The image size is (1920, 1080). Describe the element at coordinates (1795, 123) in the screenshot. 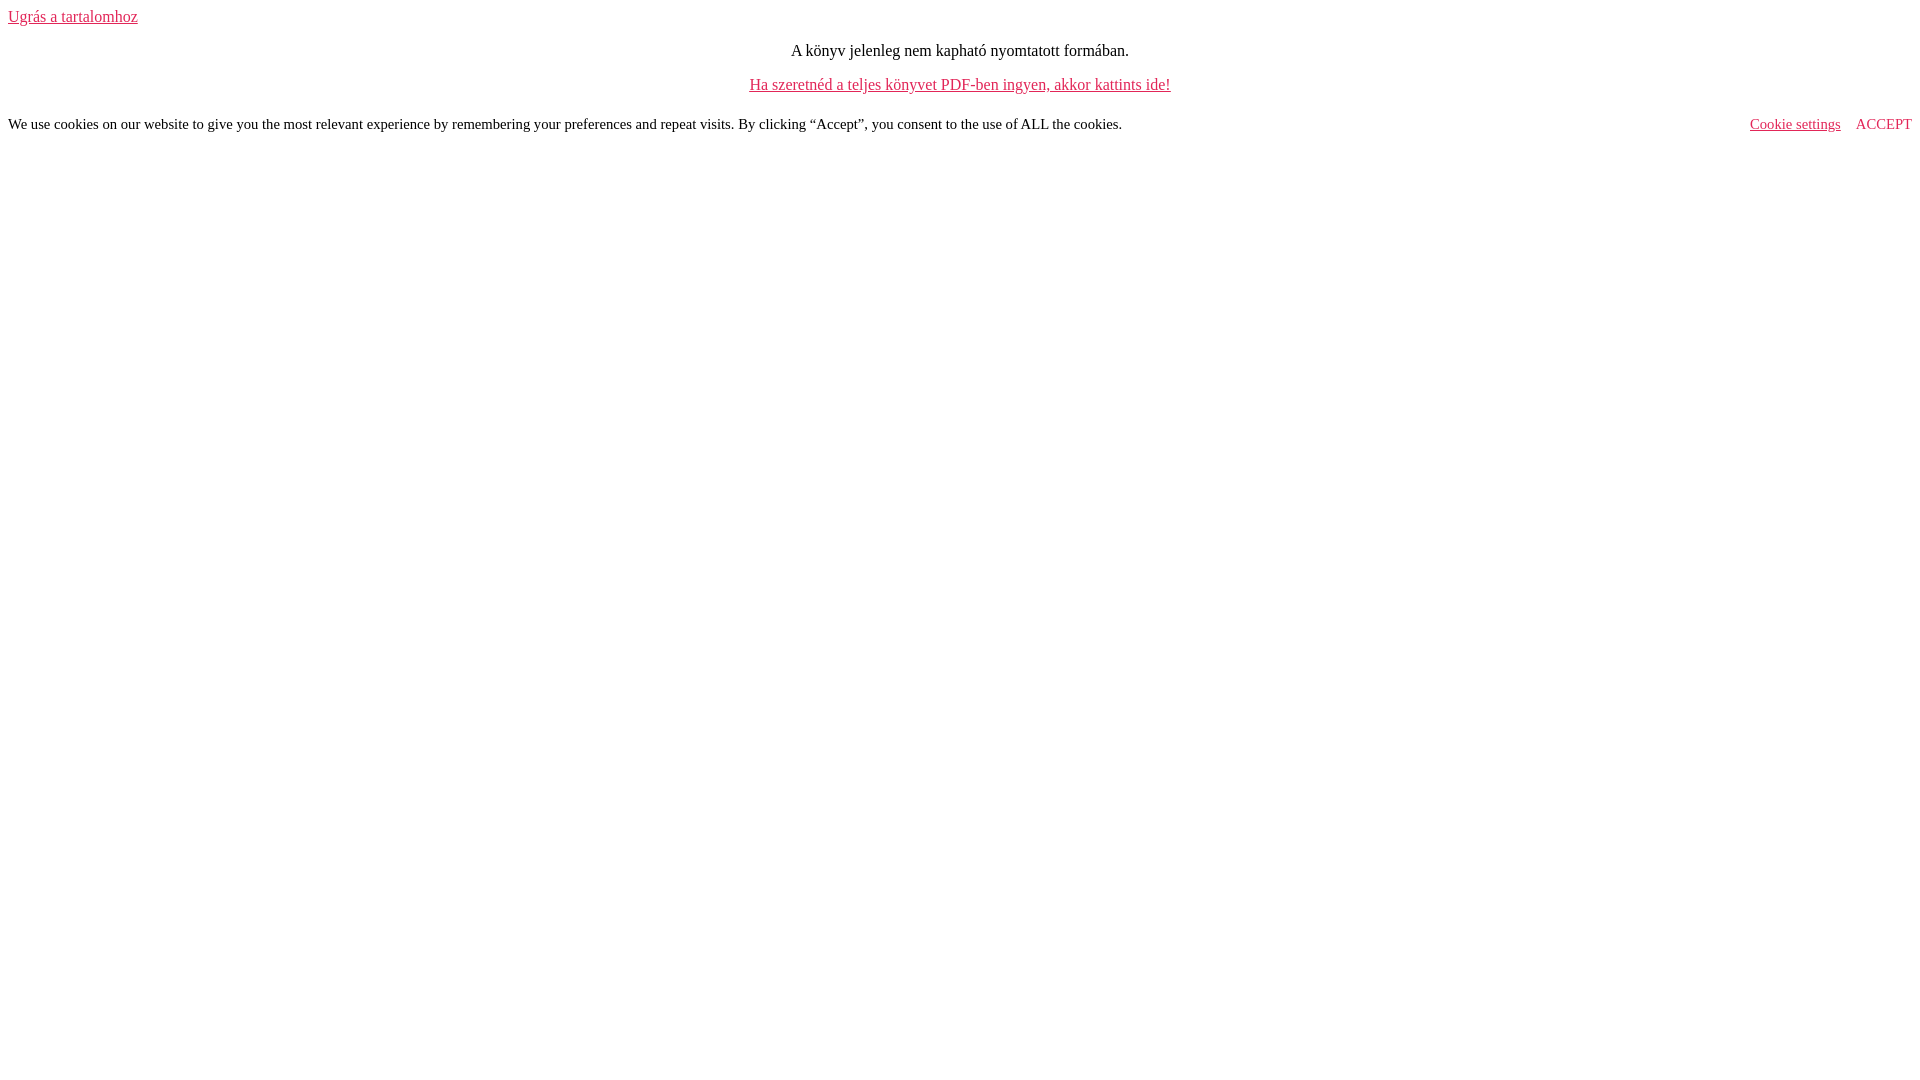

I see `'Cookie settings'` at that location.